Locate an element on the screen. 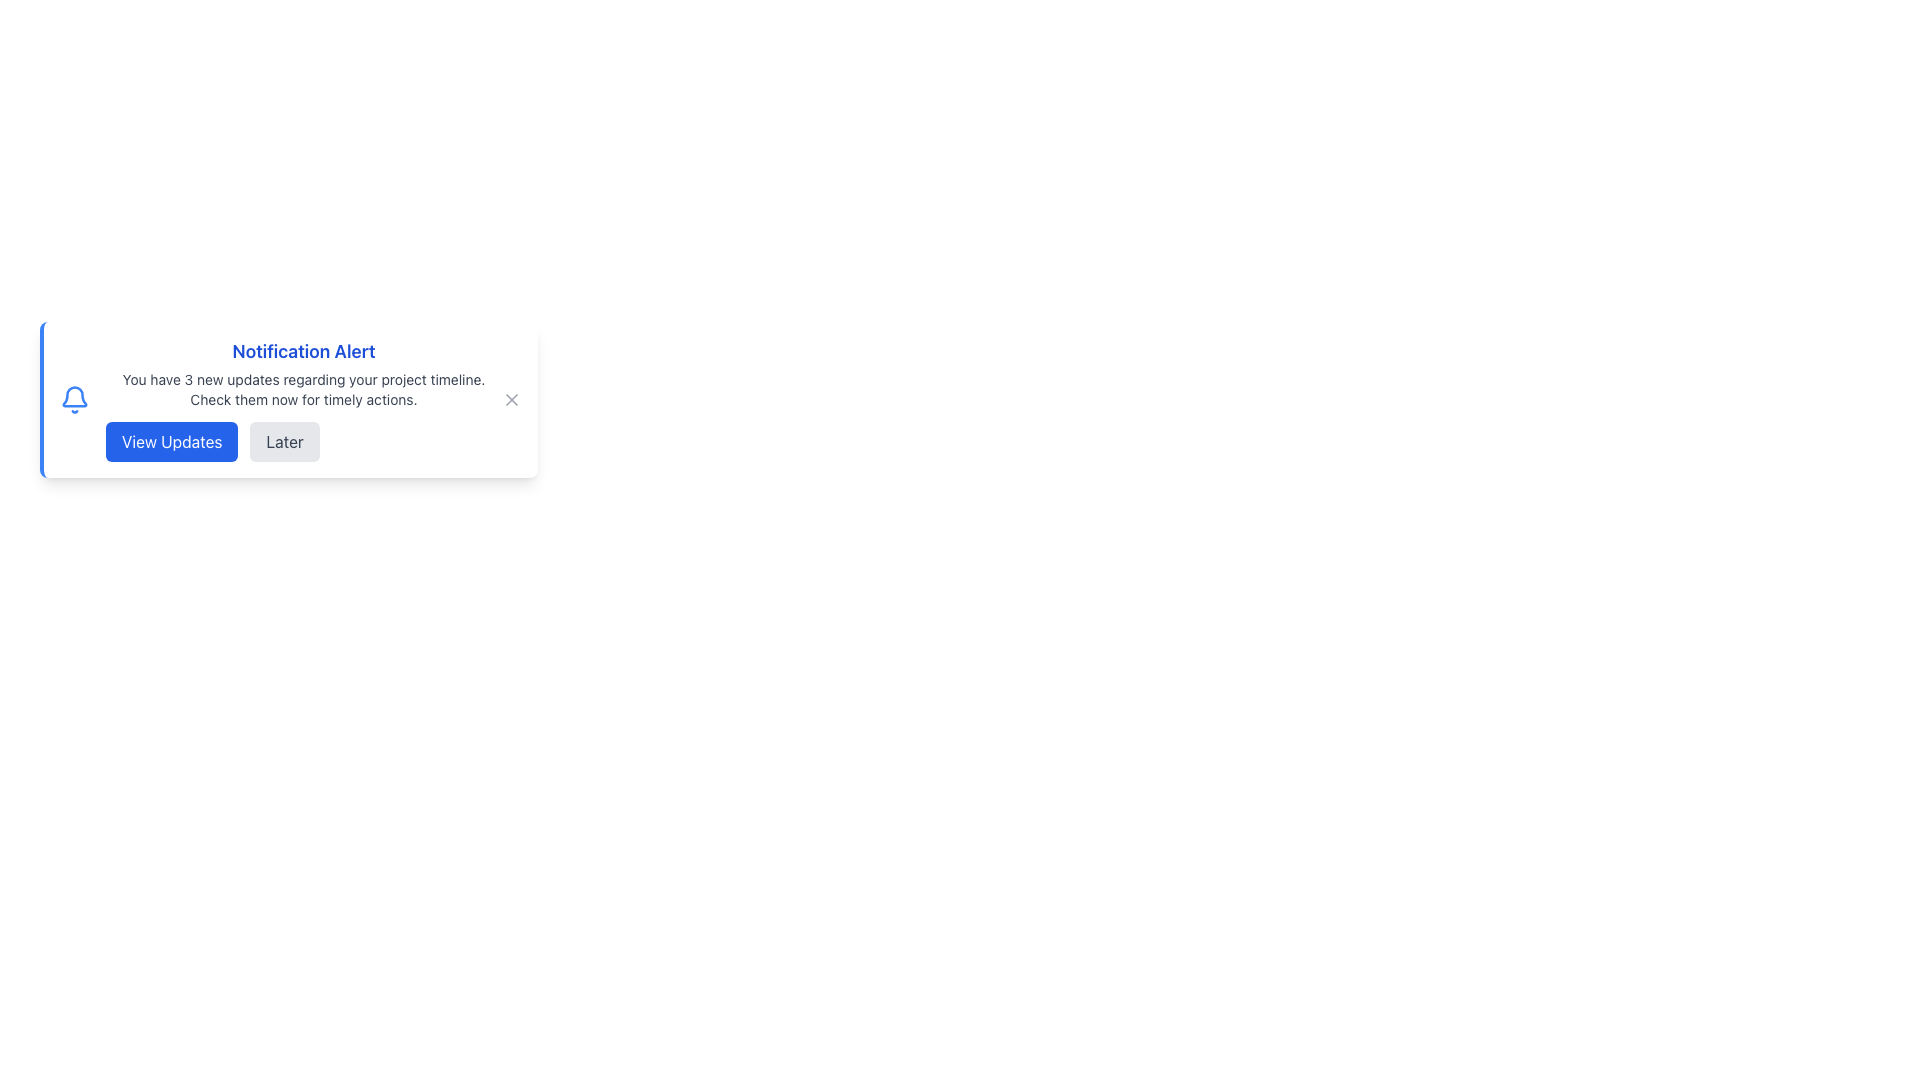 The width and height of the screenshot is (1920, 1080). the 'Later' button, which is a rounded rectangle with a light gray background and dark gray text, positioned to the right of the 'View Updates' button in the horizontal button group below the notification heading is located at coordinates (284, 441).